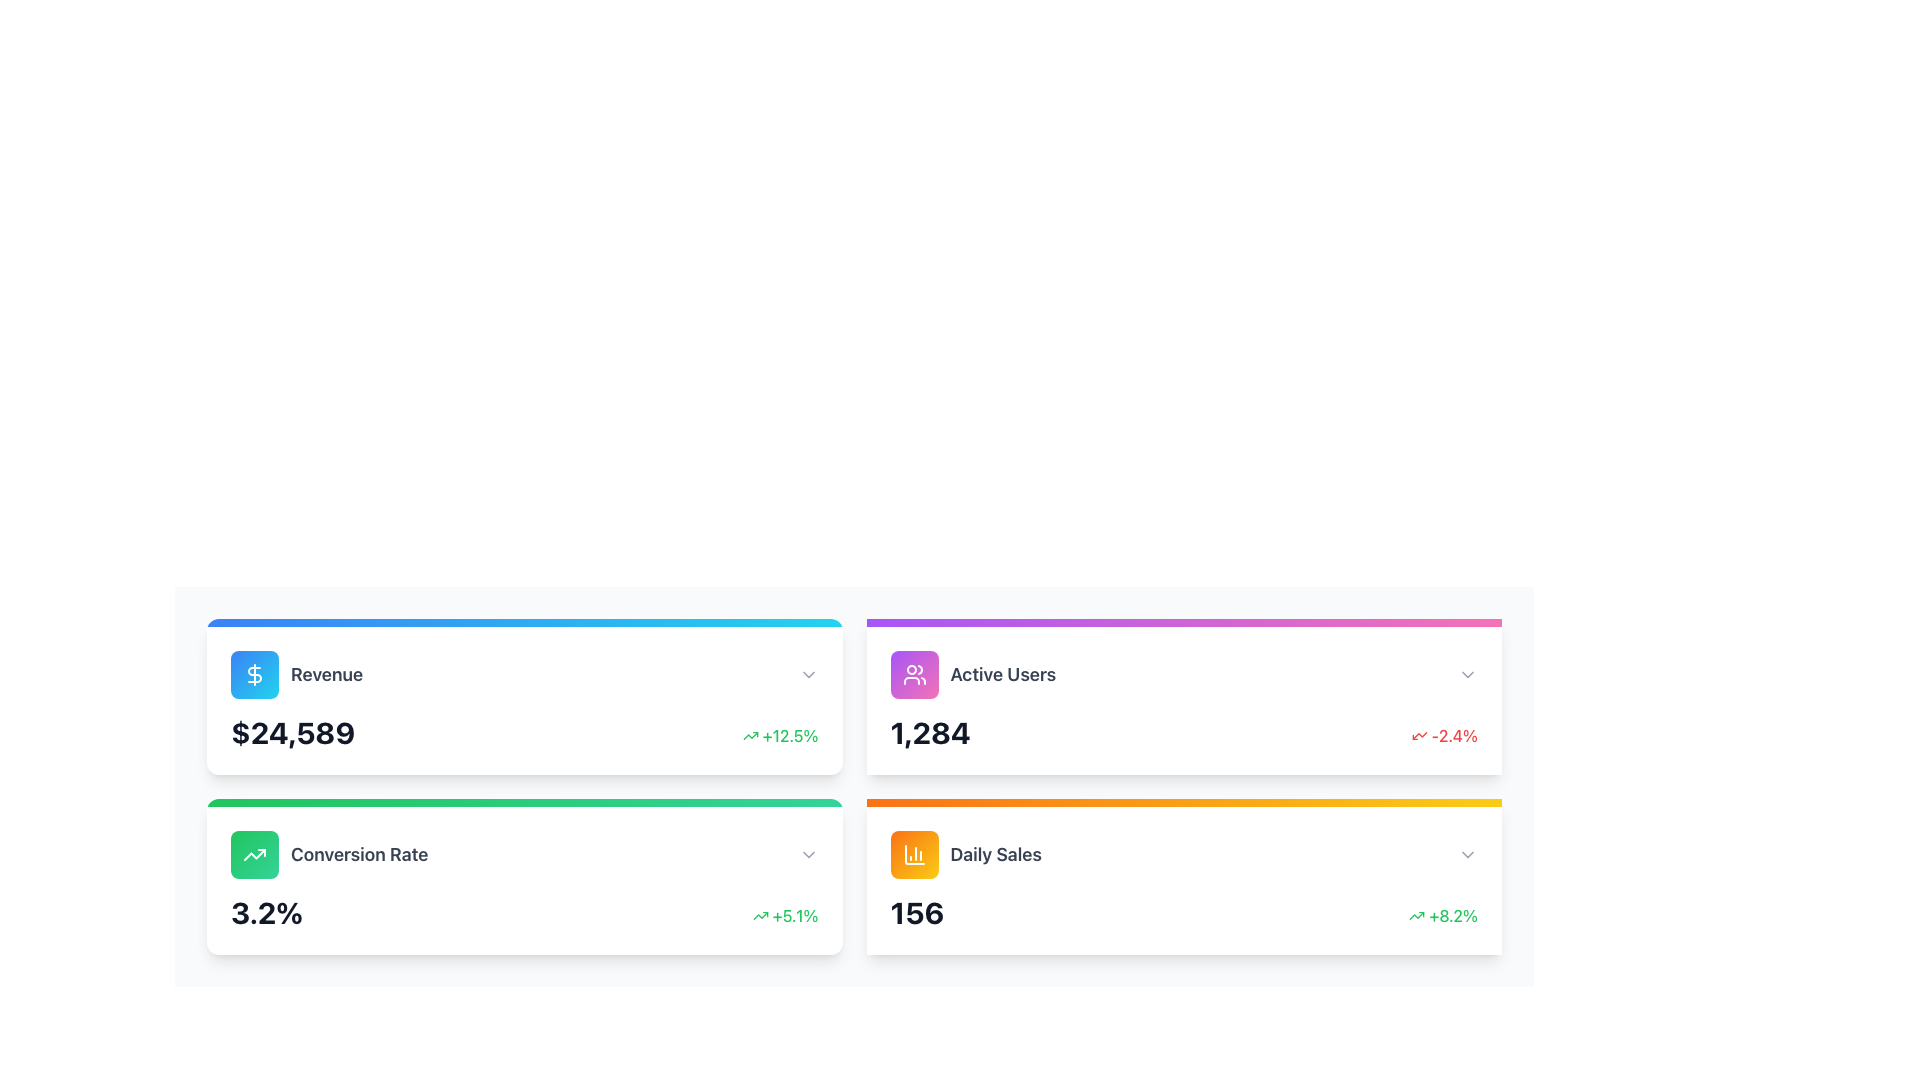 Image resolution: width=1920 pixels, height=1080 pixels. Describe the element at coordinates (759, 915) in the screenshot. I see `the small upward-trending green arrow icon that represents positive growth, located before the text '+5.1%' in the conversion rate indicator` at that location.